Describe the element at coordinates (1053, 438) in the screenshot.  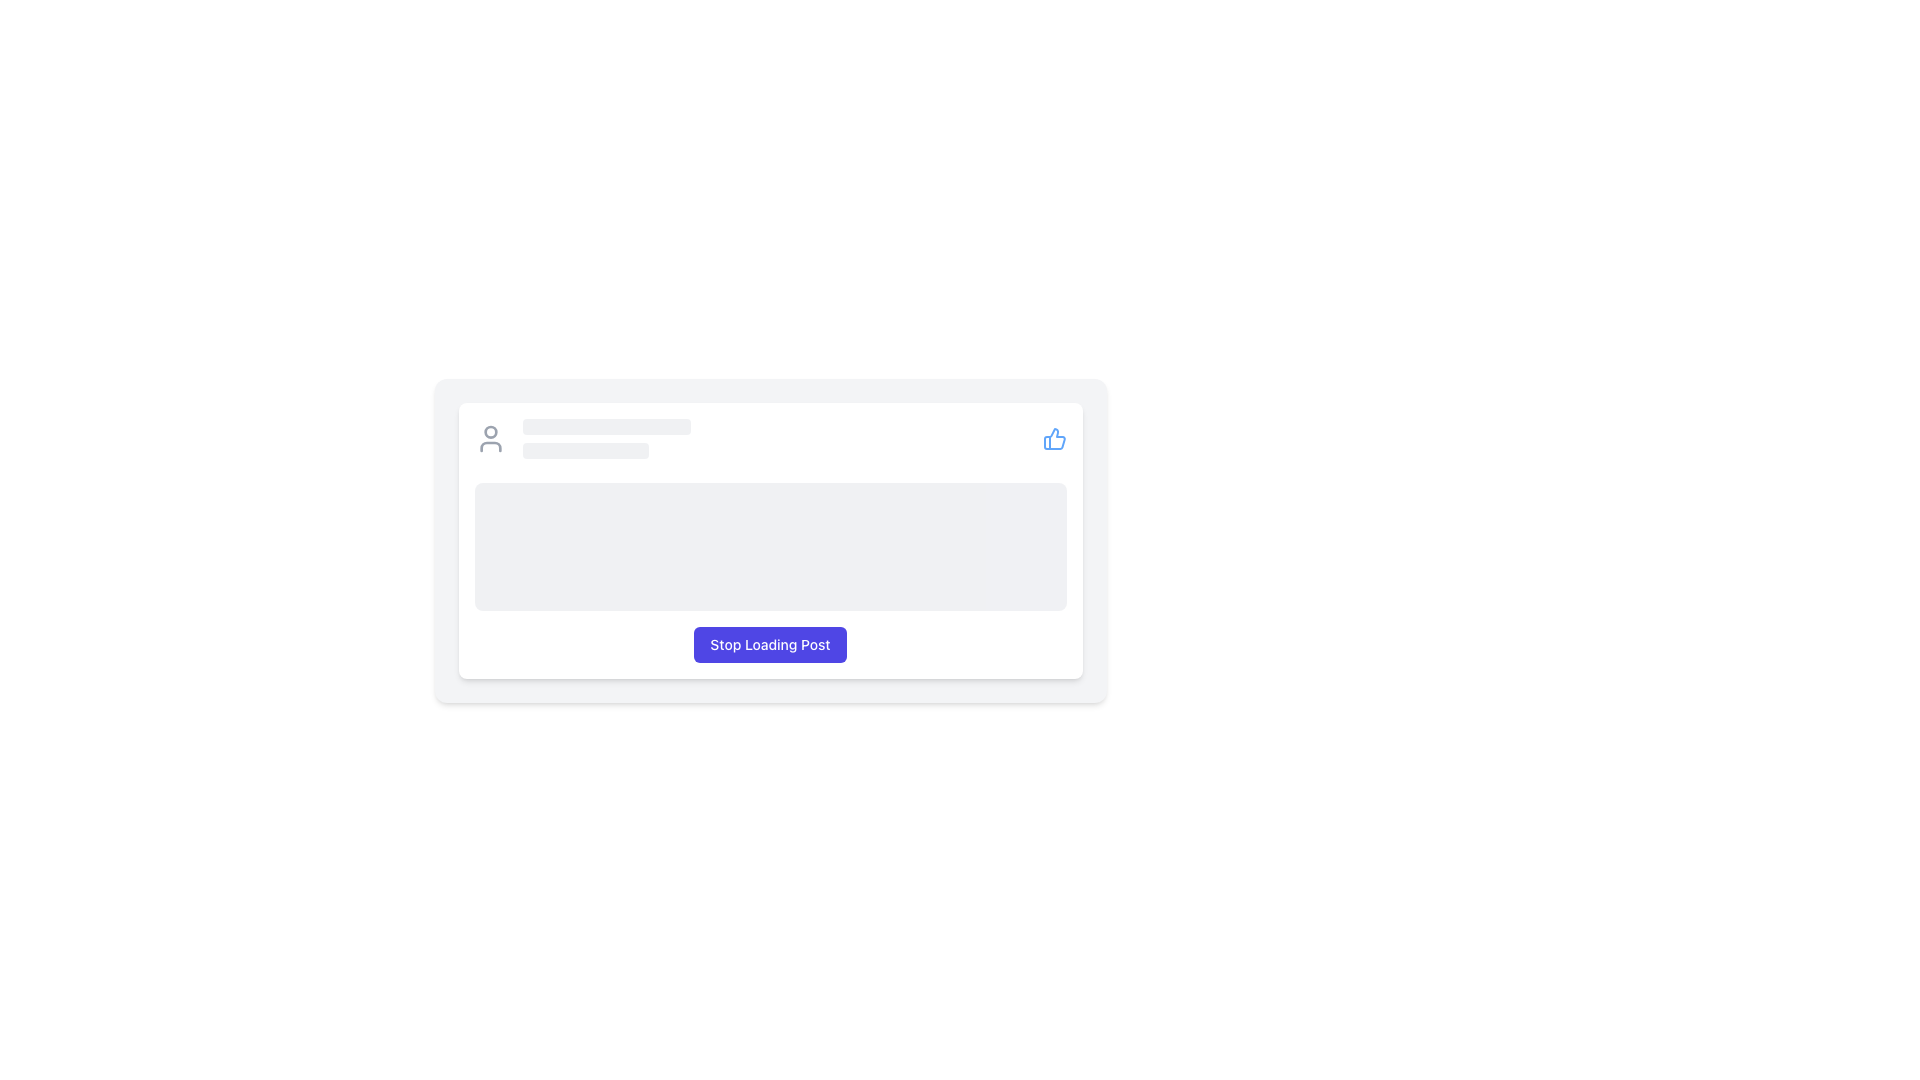
I see `the decorative SVG graphic icon representing a 'like' or approval mechanism located at the top-right corner of the UI panel` at that location.